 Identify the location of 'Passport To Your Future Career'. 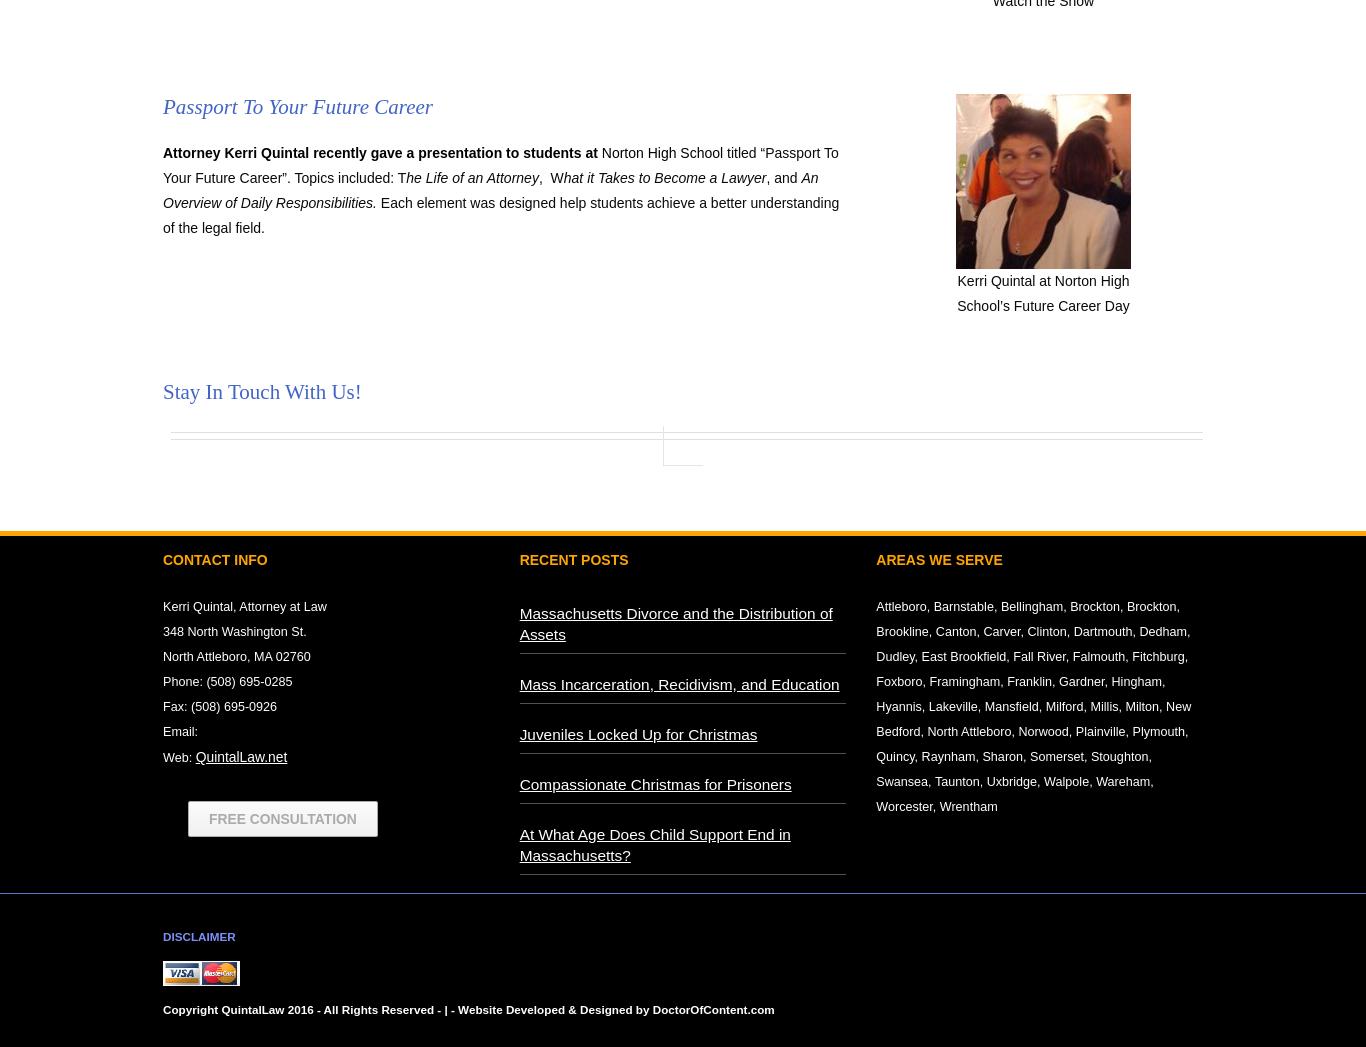
(300, 106).